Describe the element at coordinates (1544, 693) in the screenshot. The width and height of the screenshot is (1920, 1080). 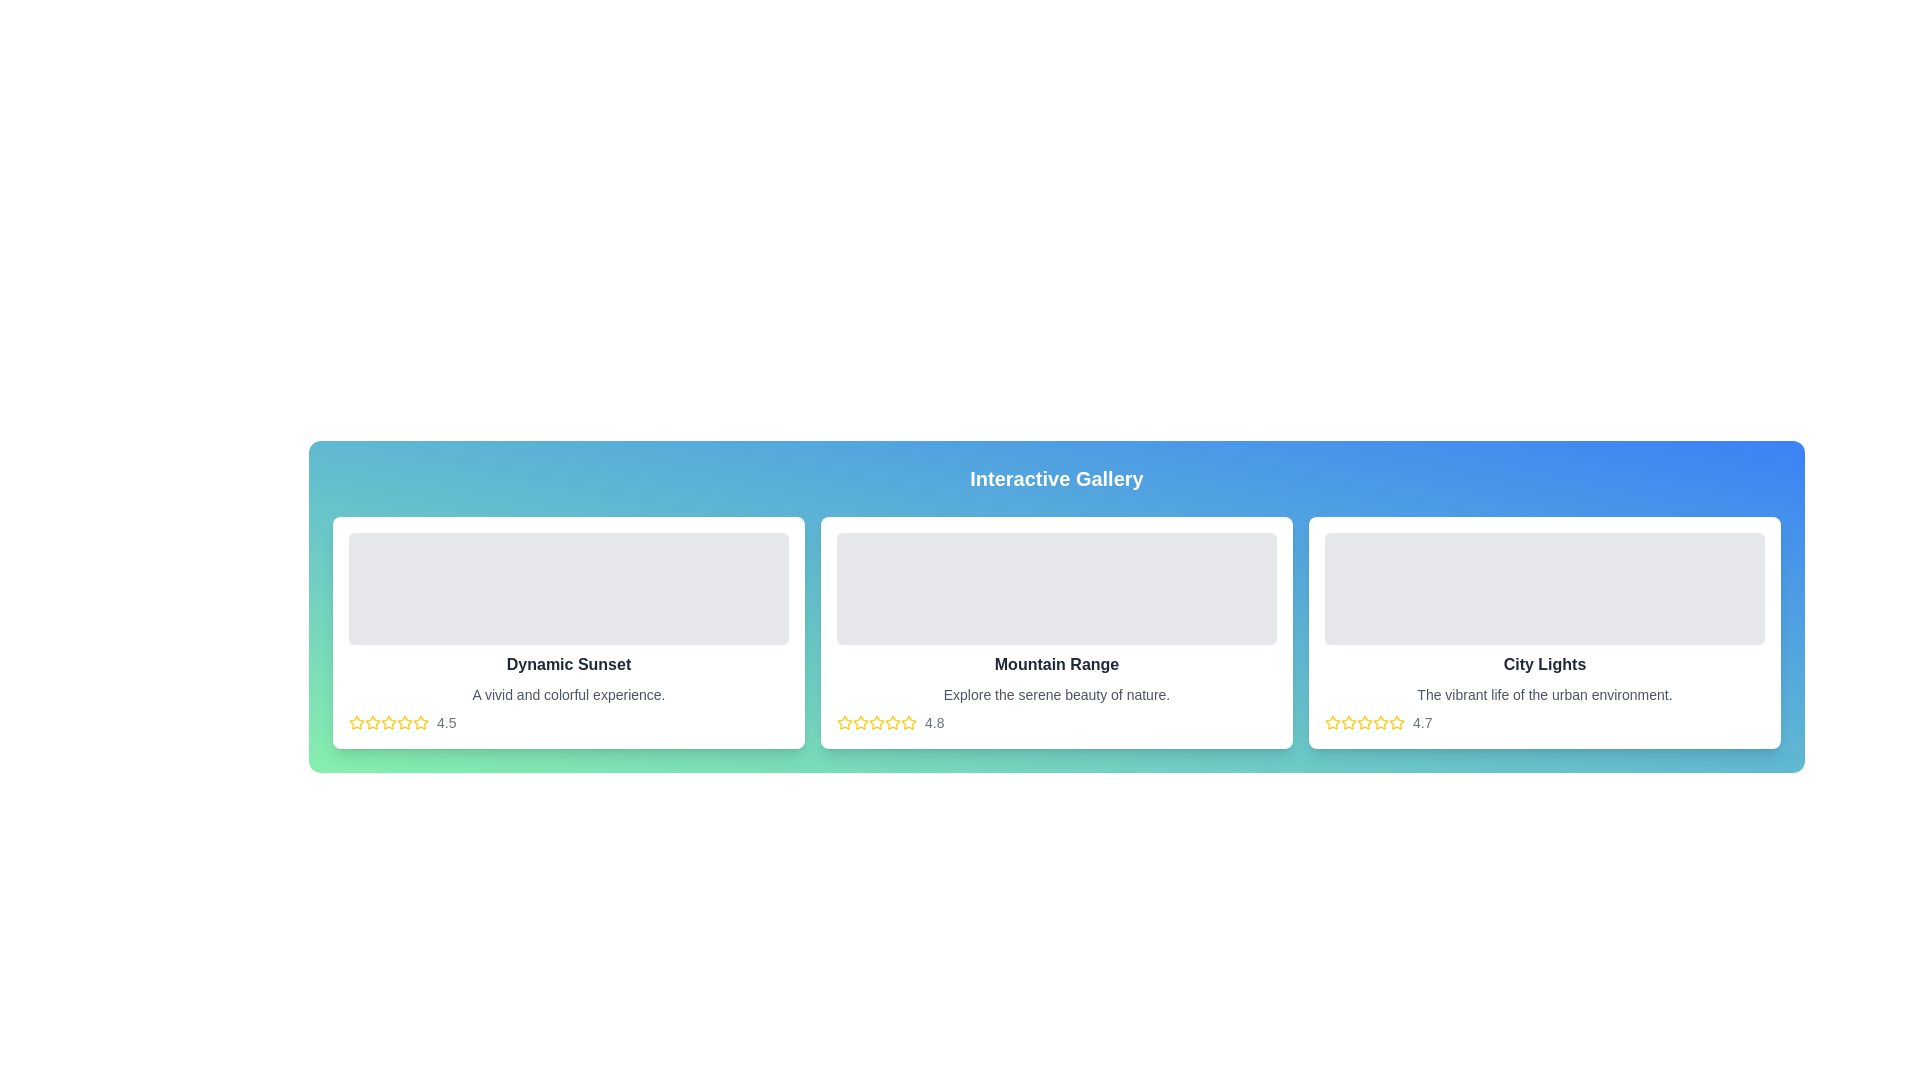
I see `the text element reading 'The vibrant life of the urban environment.', which is styled in gray and positioned below the 'City Lights' heading in the third card` at that location.